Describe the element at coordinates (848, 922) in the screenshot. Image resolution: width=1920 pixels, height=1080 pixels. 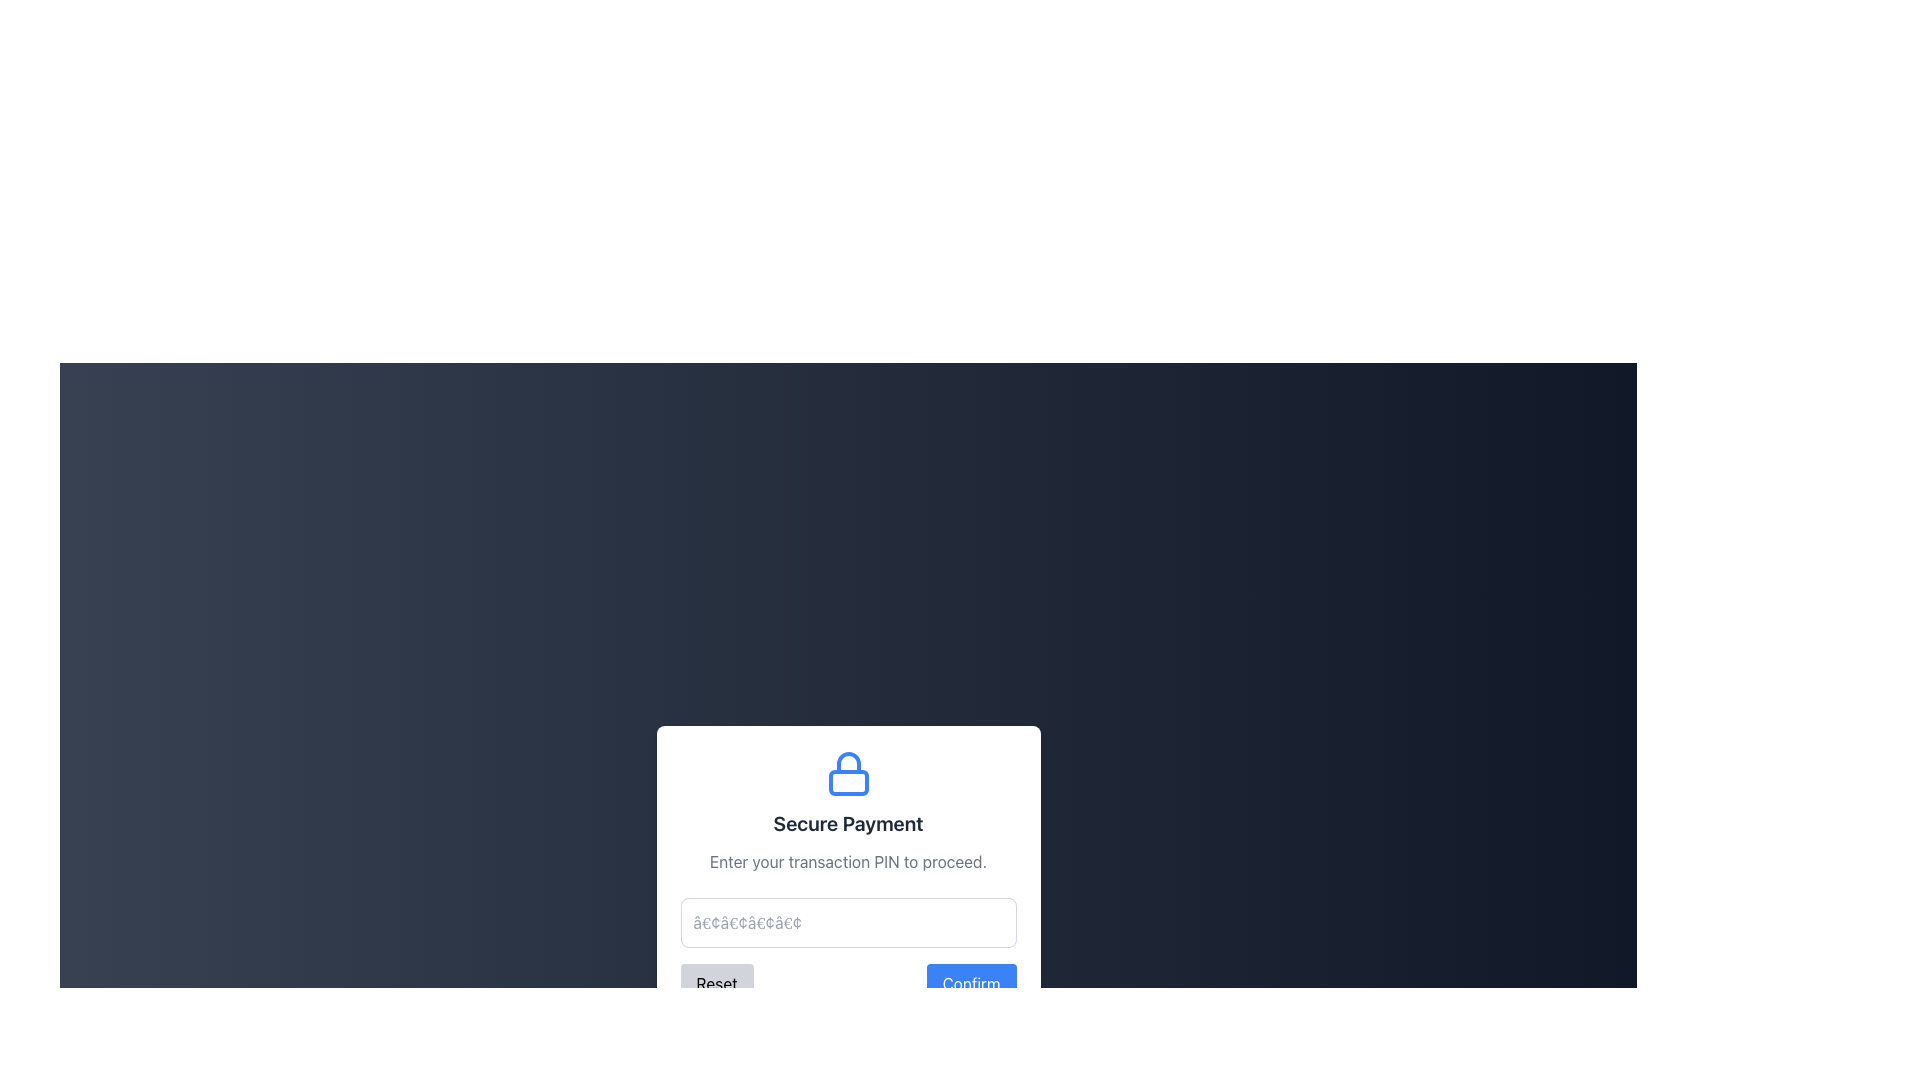
I see `the password input field that is centrally located below the prompt 'Enter your transaction PIN to proceed.' and above the 'Reset' and 'Confirm' buttons` at that location.